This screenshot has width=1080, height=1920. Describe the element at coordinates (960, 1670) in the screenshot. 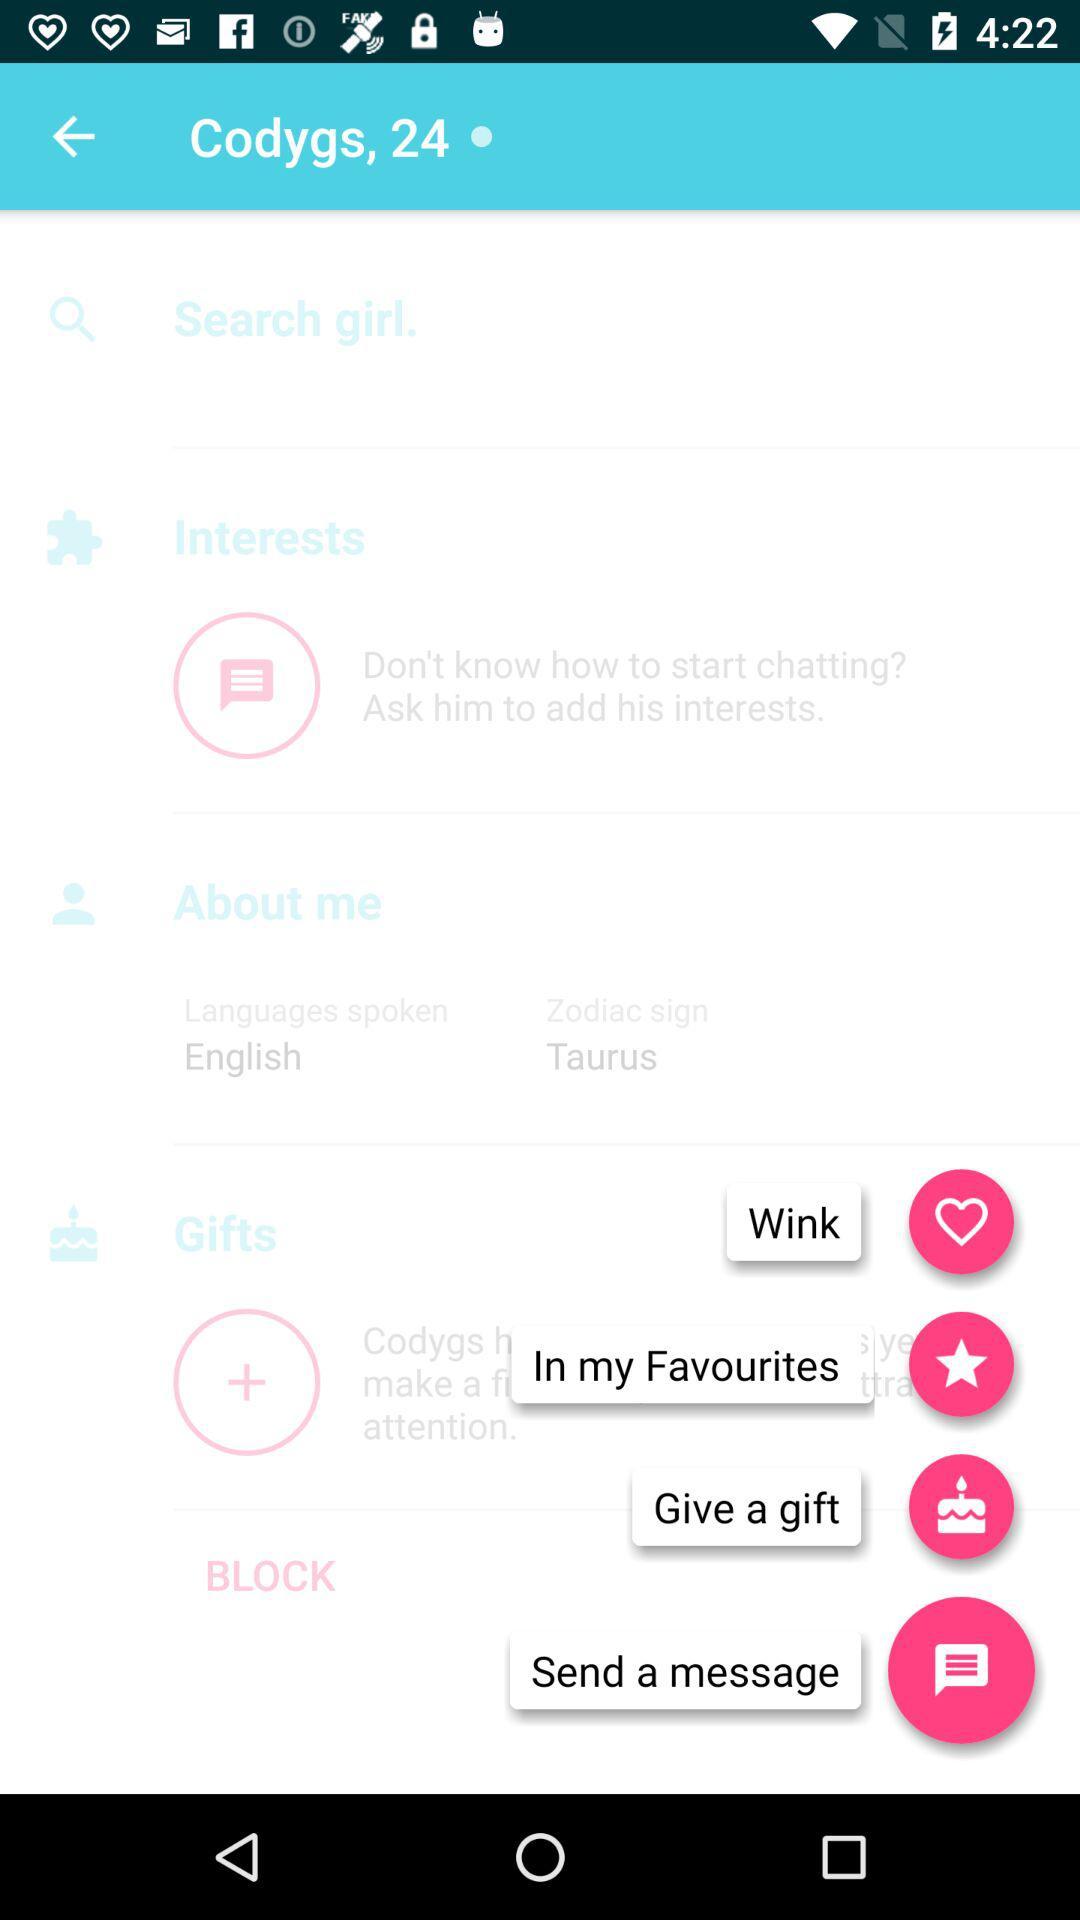

I see `the chat icon` at that location.